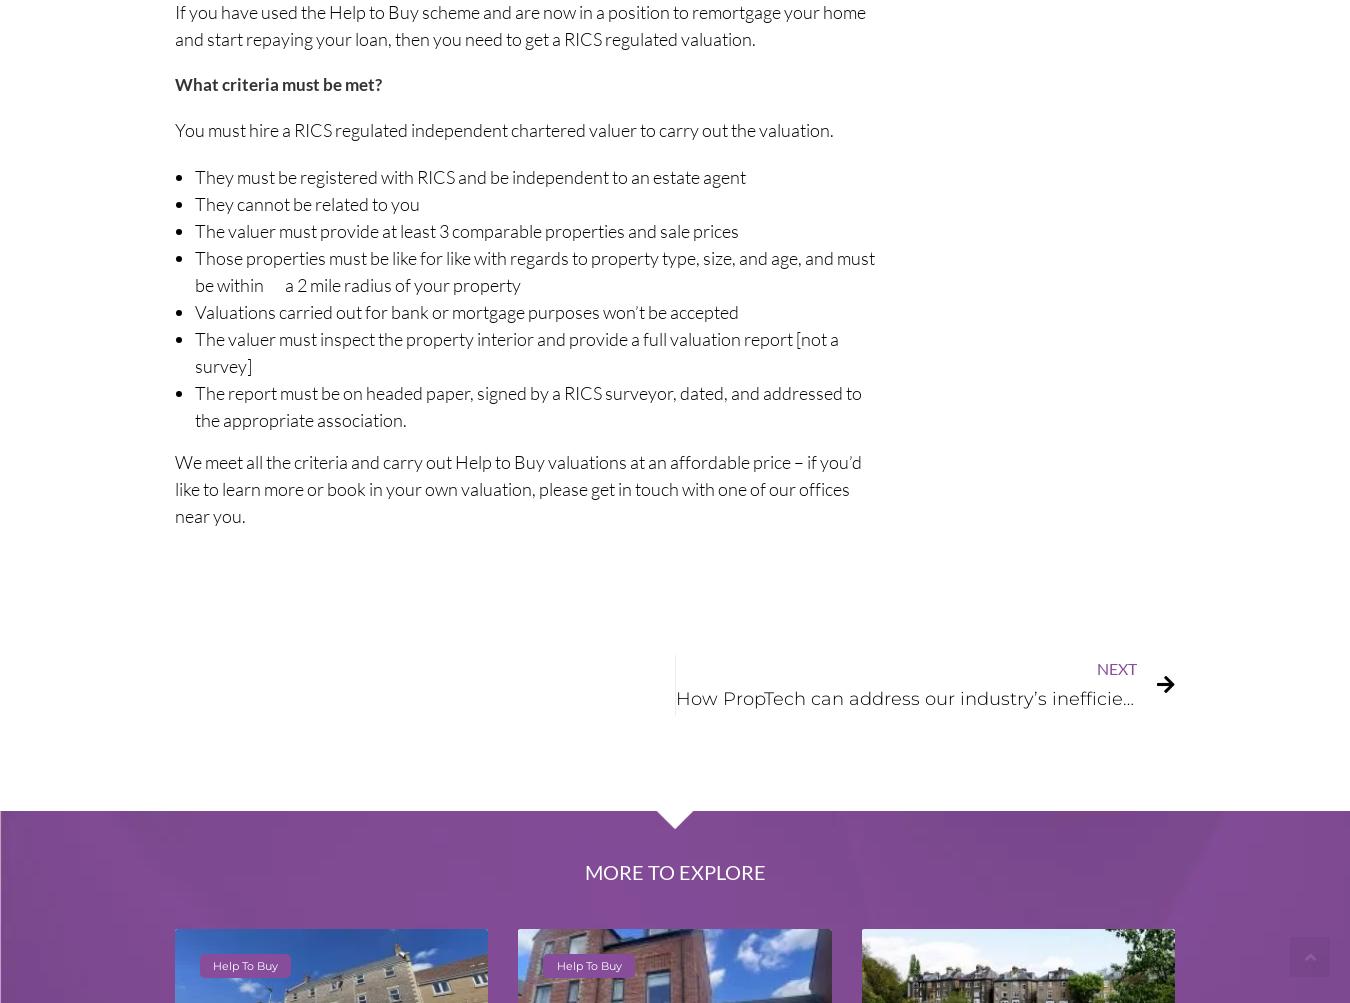 The image size is (1350, 1003). What do you see at coordinates (921, 698) in the screenshot?
I see `'How PropTech can address our industry’s inefficiencies'` at bounding box center [921, 698].